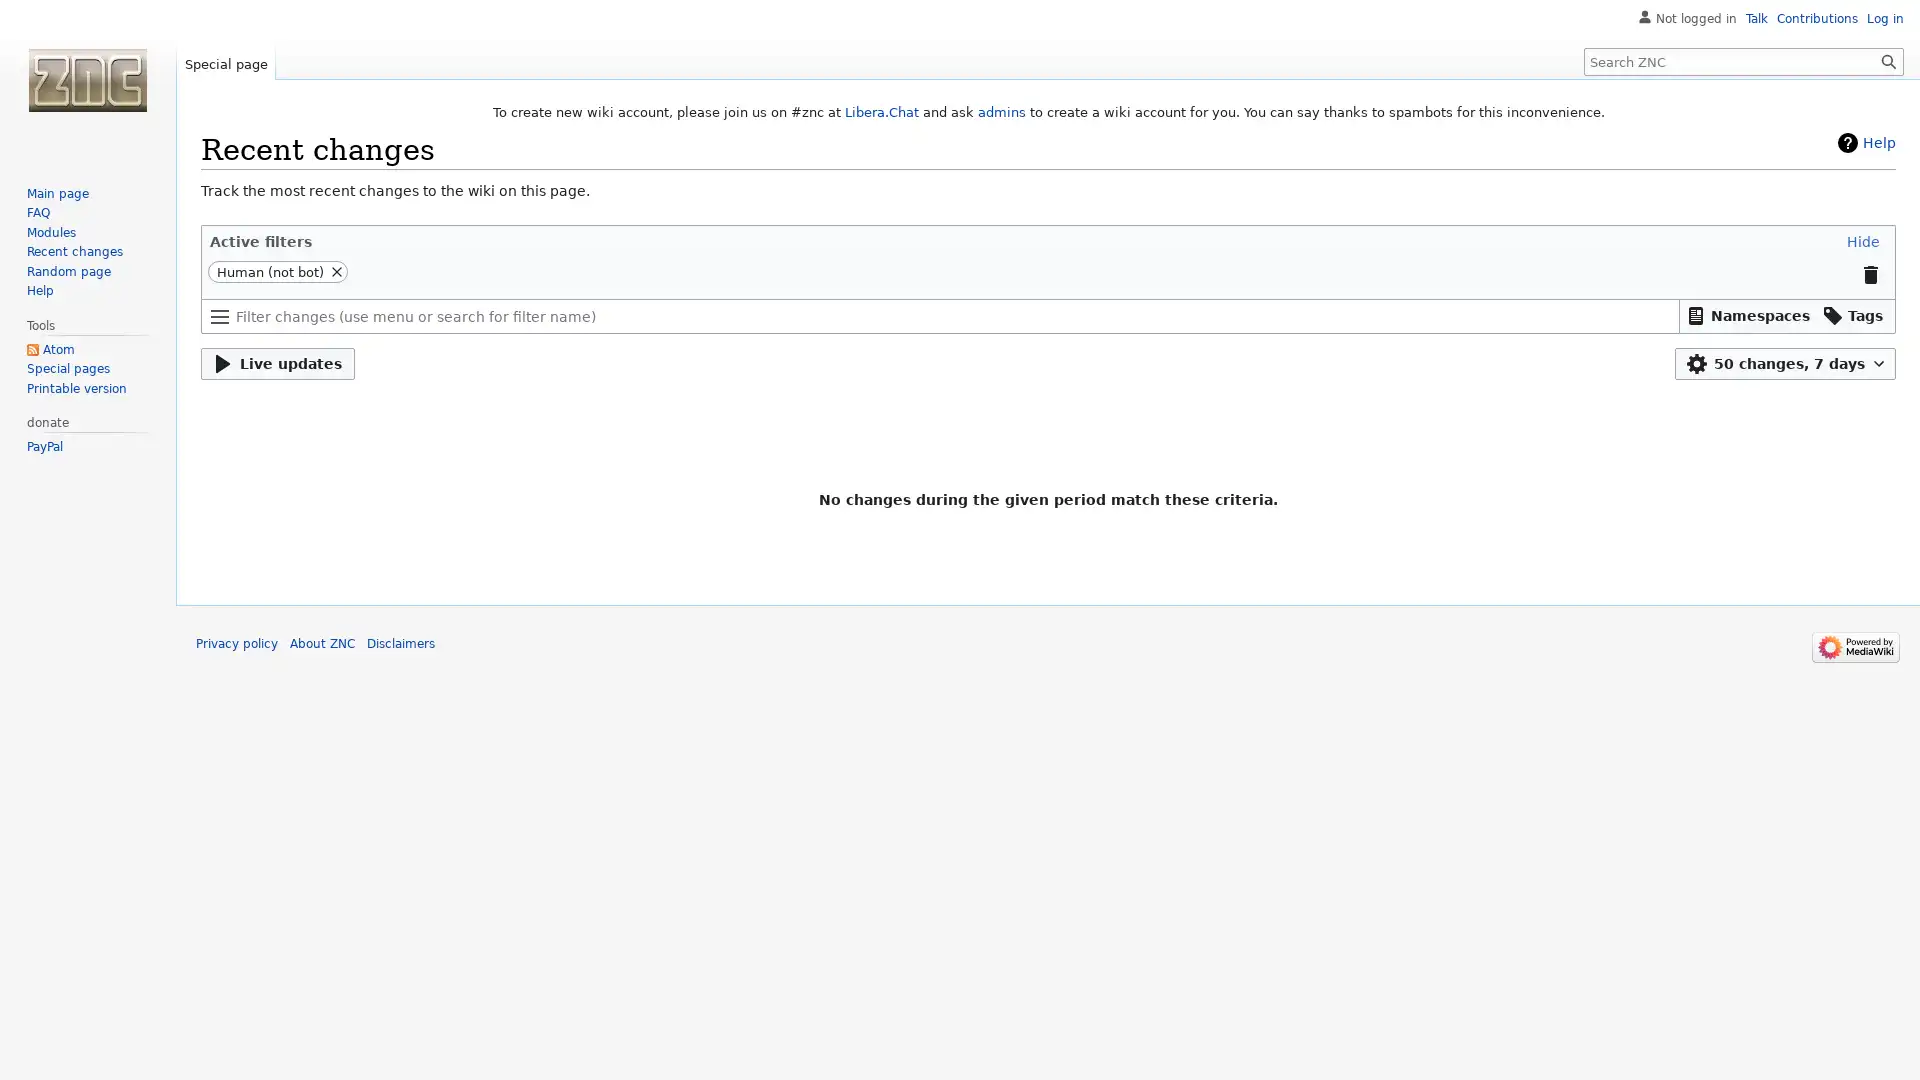 This screenshot has width=1920, height=1080. I want to click on Filter results by namespace, so click(1747, 315).